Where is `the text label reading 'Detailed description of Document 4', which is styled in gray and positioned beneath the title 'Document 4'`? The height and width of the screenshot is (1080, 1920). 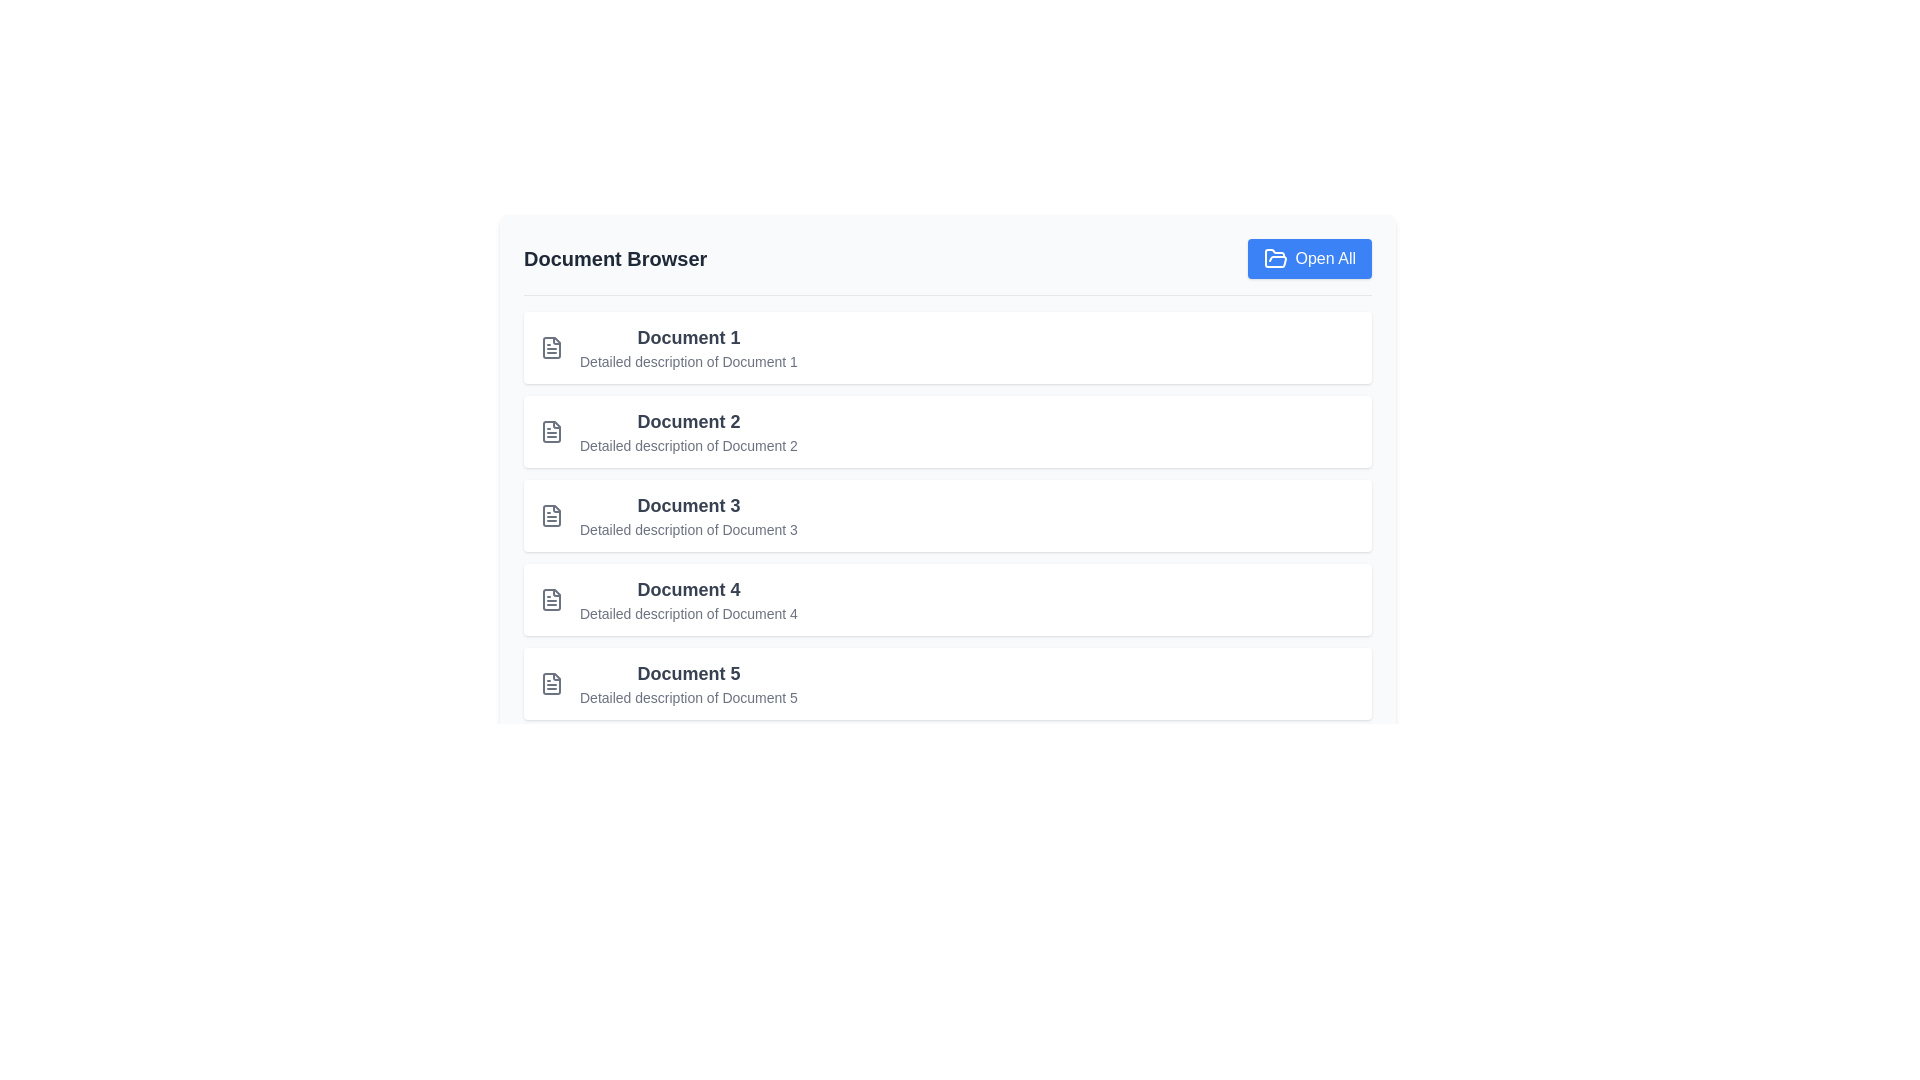
the text label reading 'Detailed description of Document 4', which is styled in gray and positioned beneath the title 'Document 4' is located at coordinates (688, 612).